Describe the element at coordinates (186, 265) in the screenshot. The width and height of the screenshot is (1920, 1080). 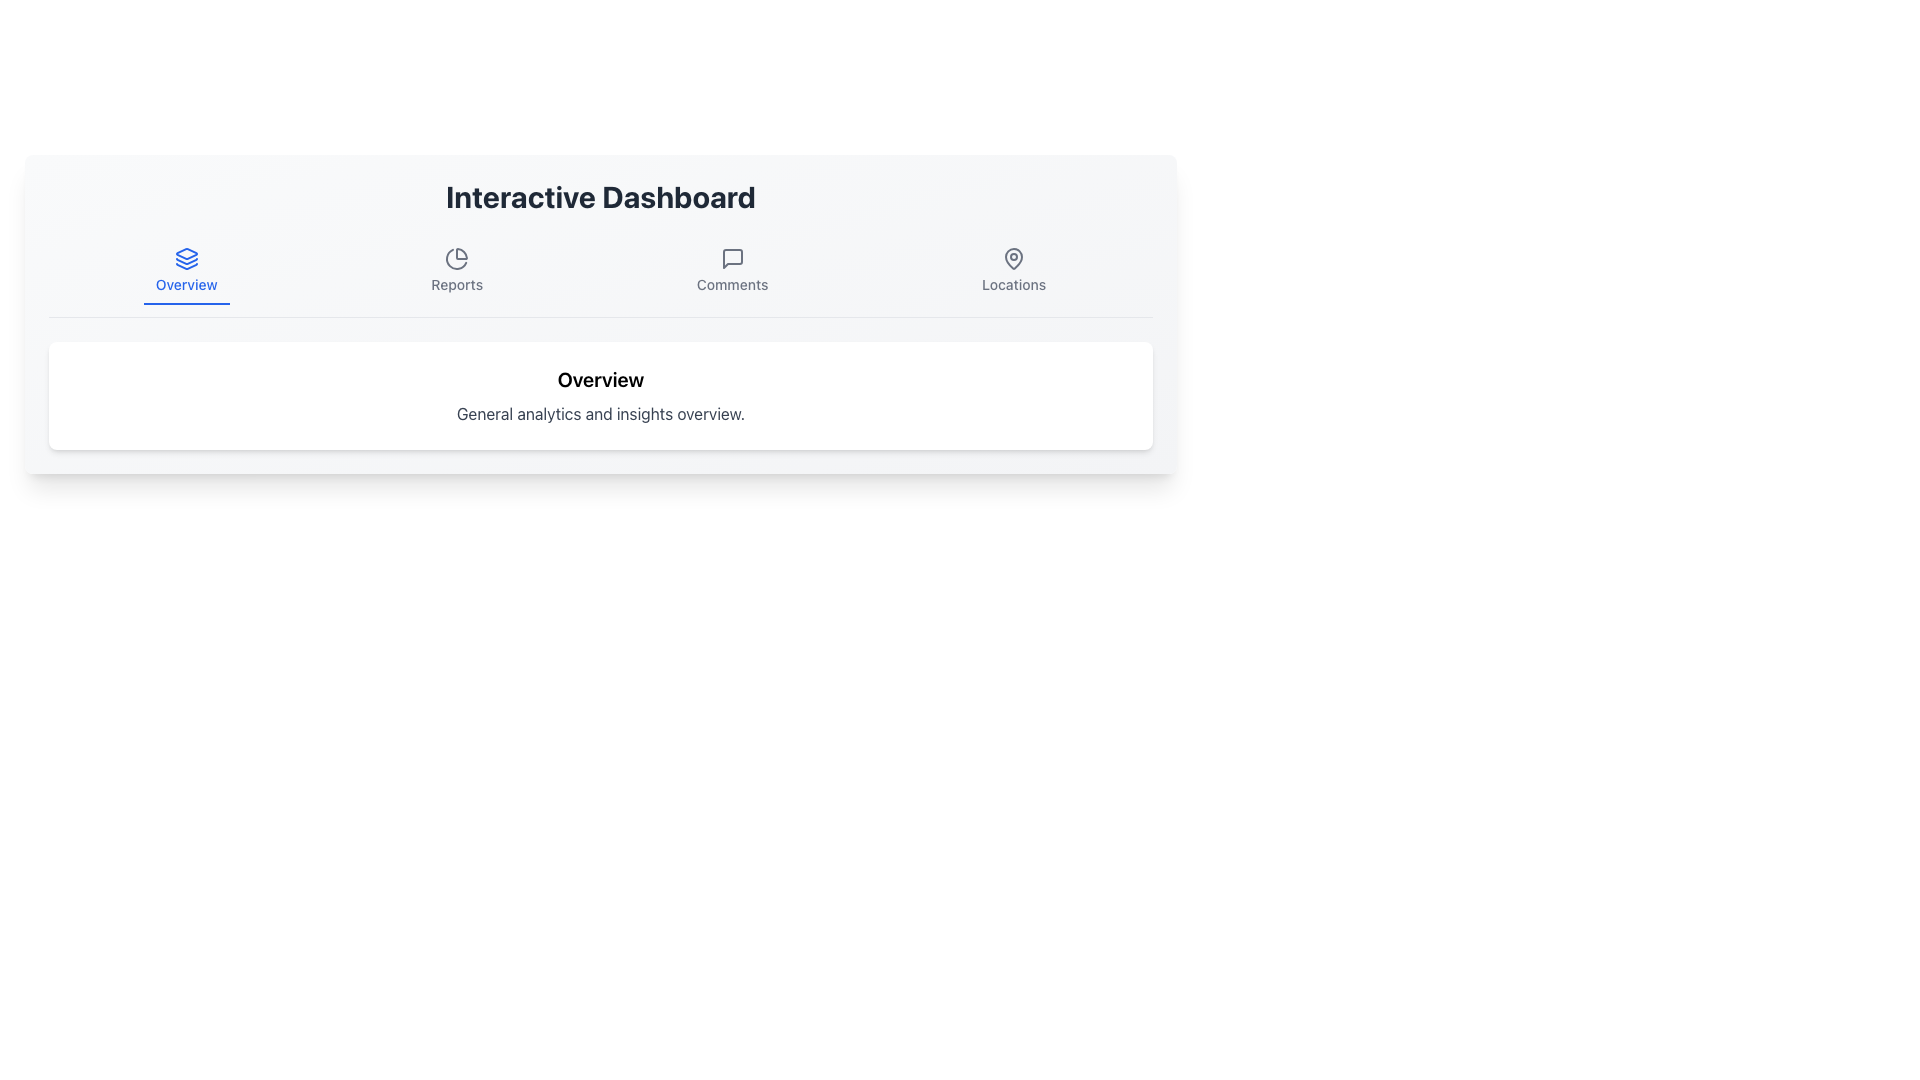
I see `the bottommost layer of the stacked blue graphical icon located to the left side of the header bar, which is part of the SVG icon aligned with the 'Overview' navigation label` at that location.